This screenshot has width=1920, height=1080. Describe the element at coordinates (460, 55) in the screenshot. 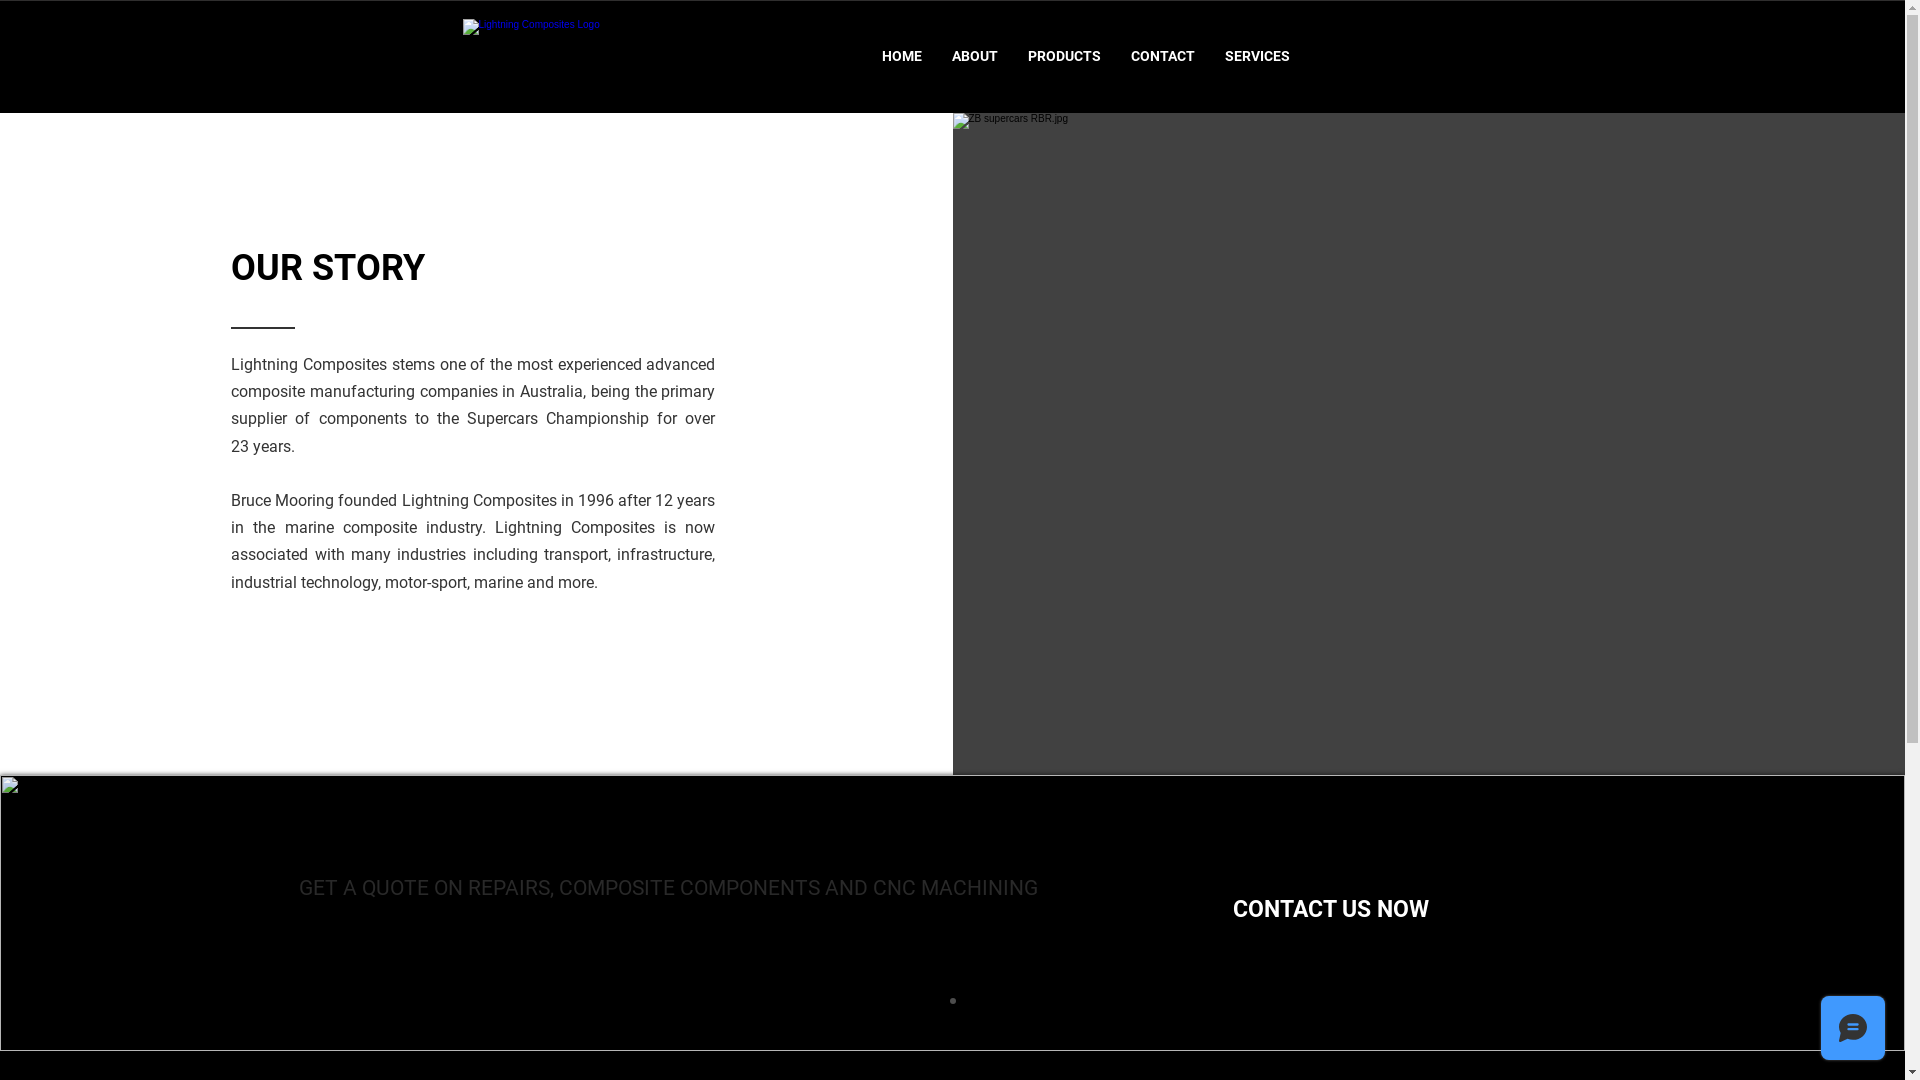

I see `'Lightning Composites Logo'` at that location.